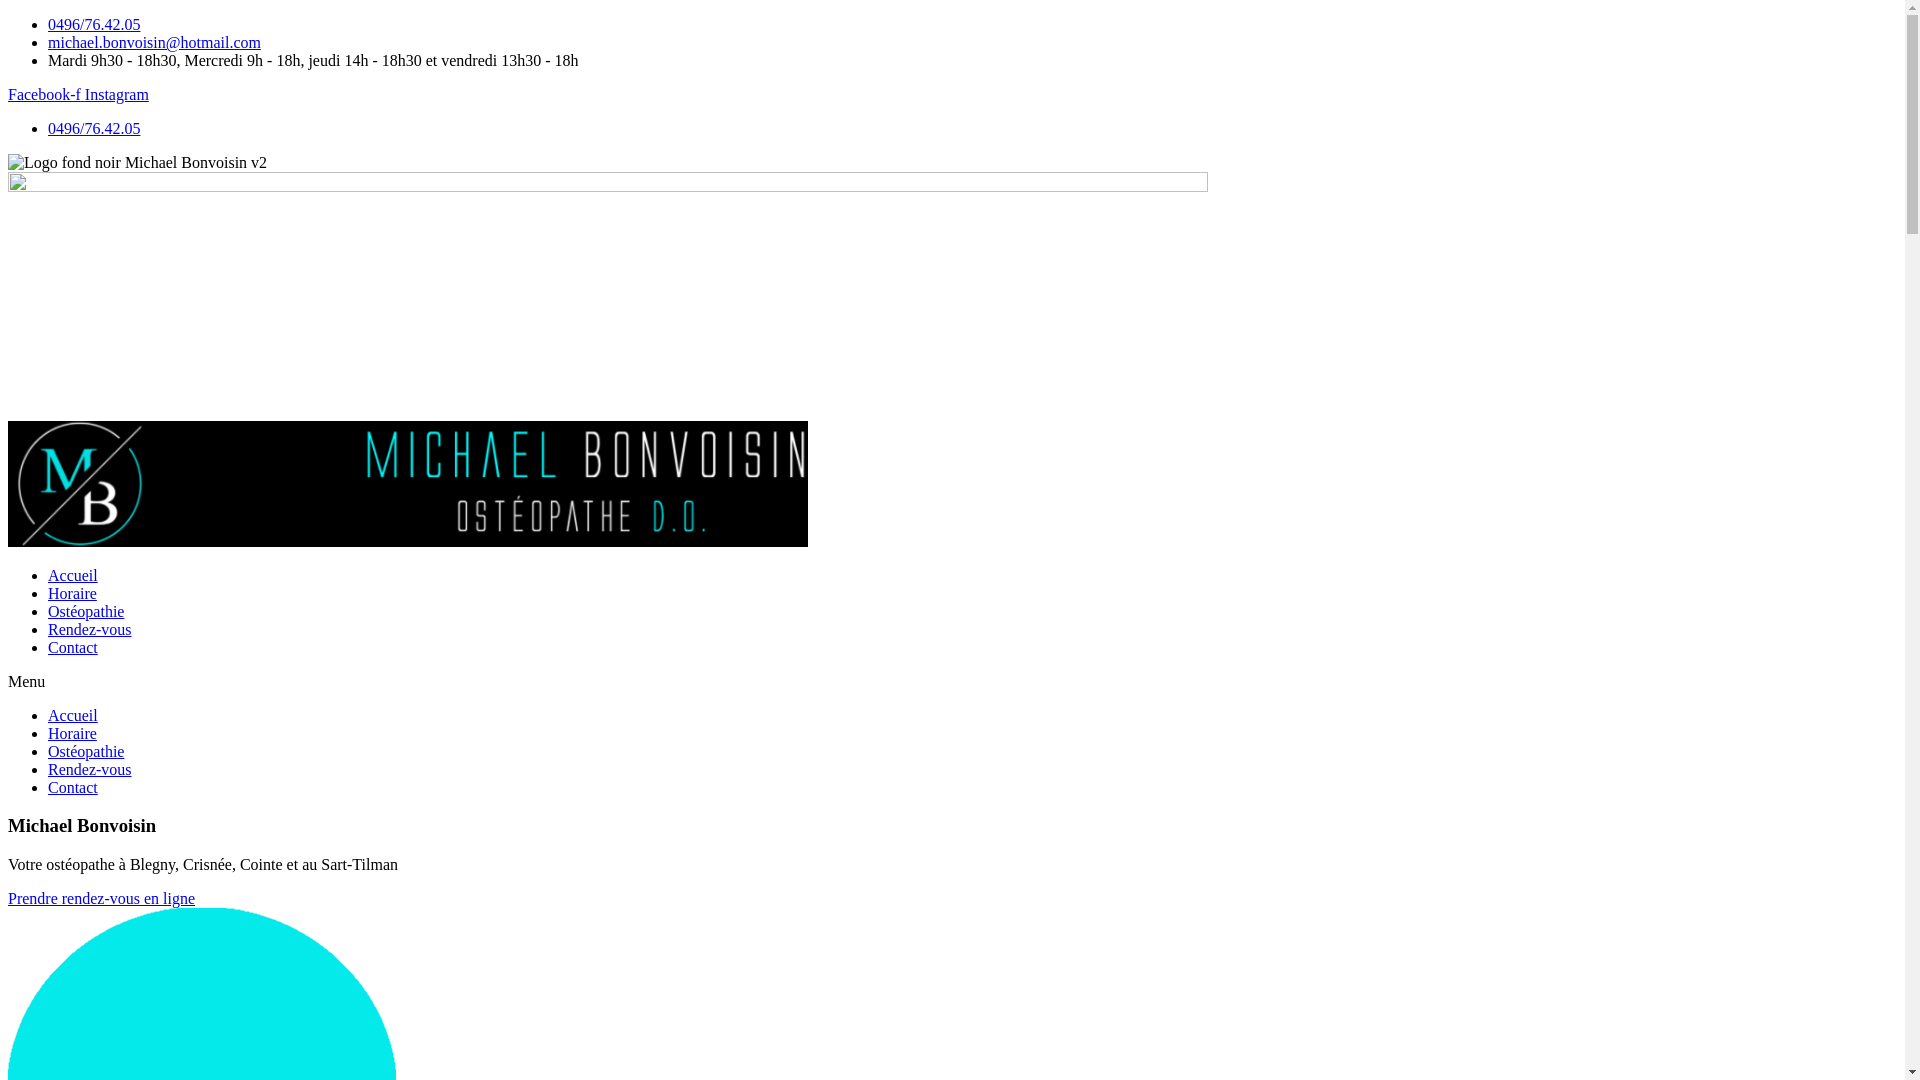 This screenshot has height=1080, width=1920. What do you see at coordinates (48, 786) in the screenshot?
I see `'Contact'` at bounding box center [48, 786].